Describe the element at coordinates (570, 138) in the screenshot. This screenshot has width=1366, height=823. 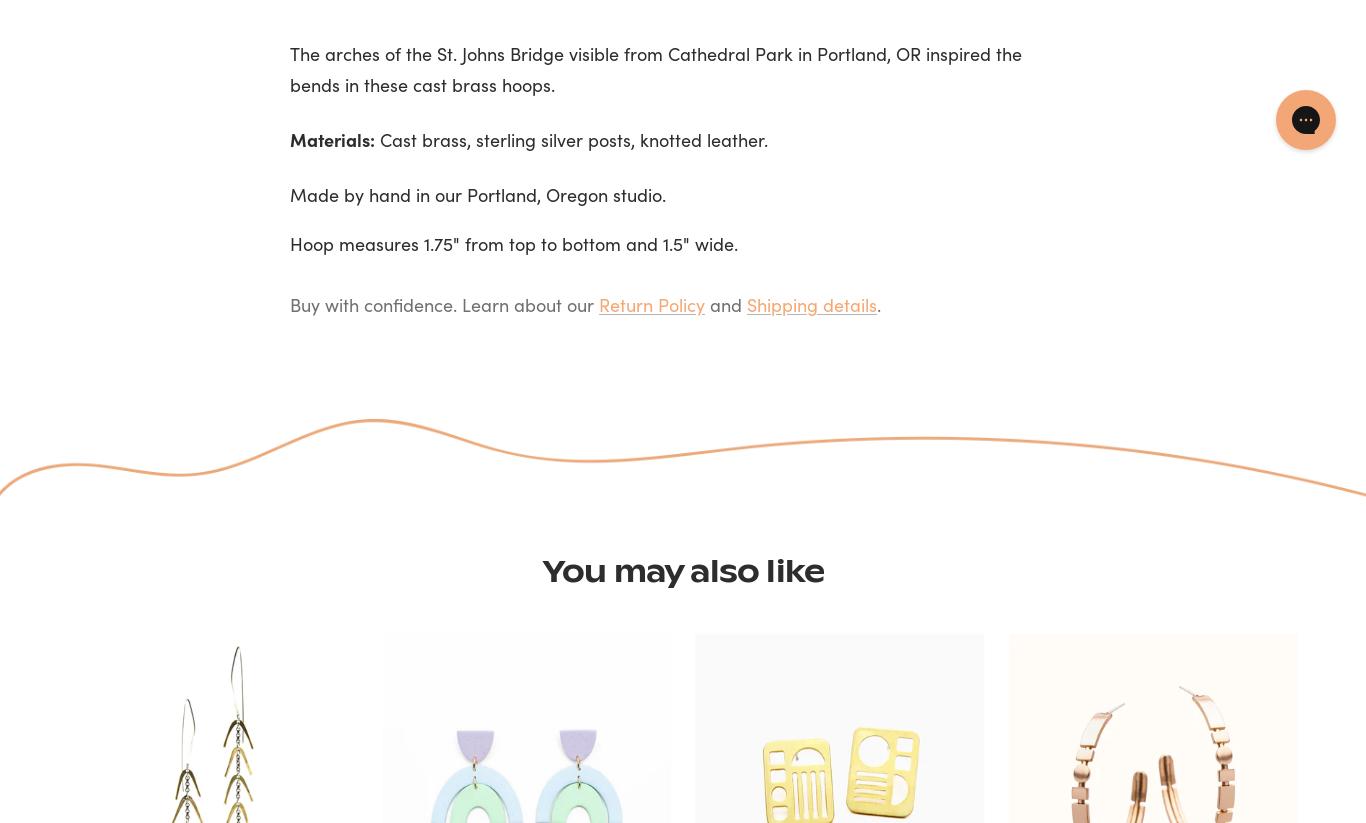
I see `'Cast brass, sterling silver posts, knotted leather.'` at that location.